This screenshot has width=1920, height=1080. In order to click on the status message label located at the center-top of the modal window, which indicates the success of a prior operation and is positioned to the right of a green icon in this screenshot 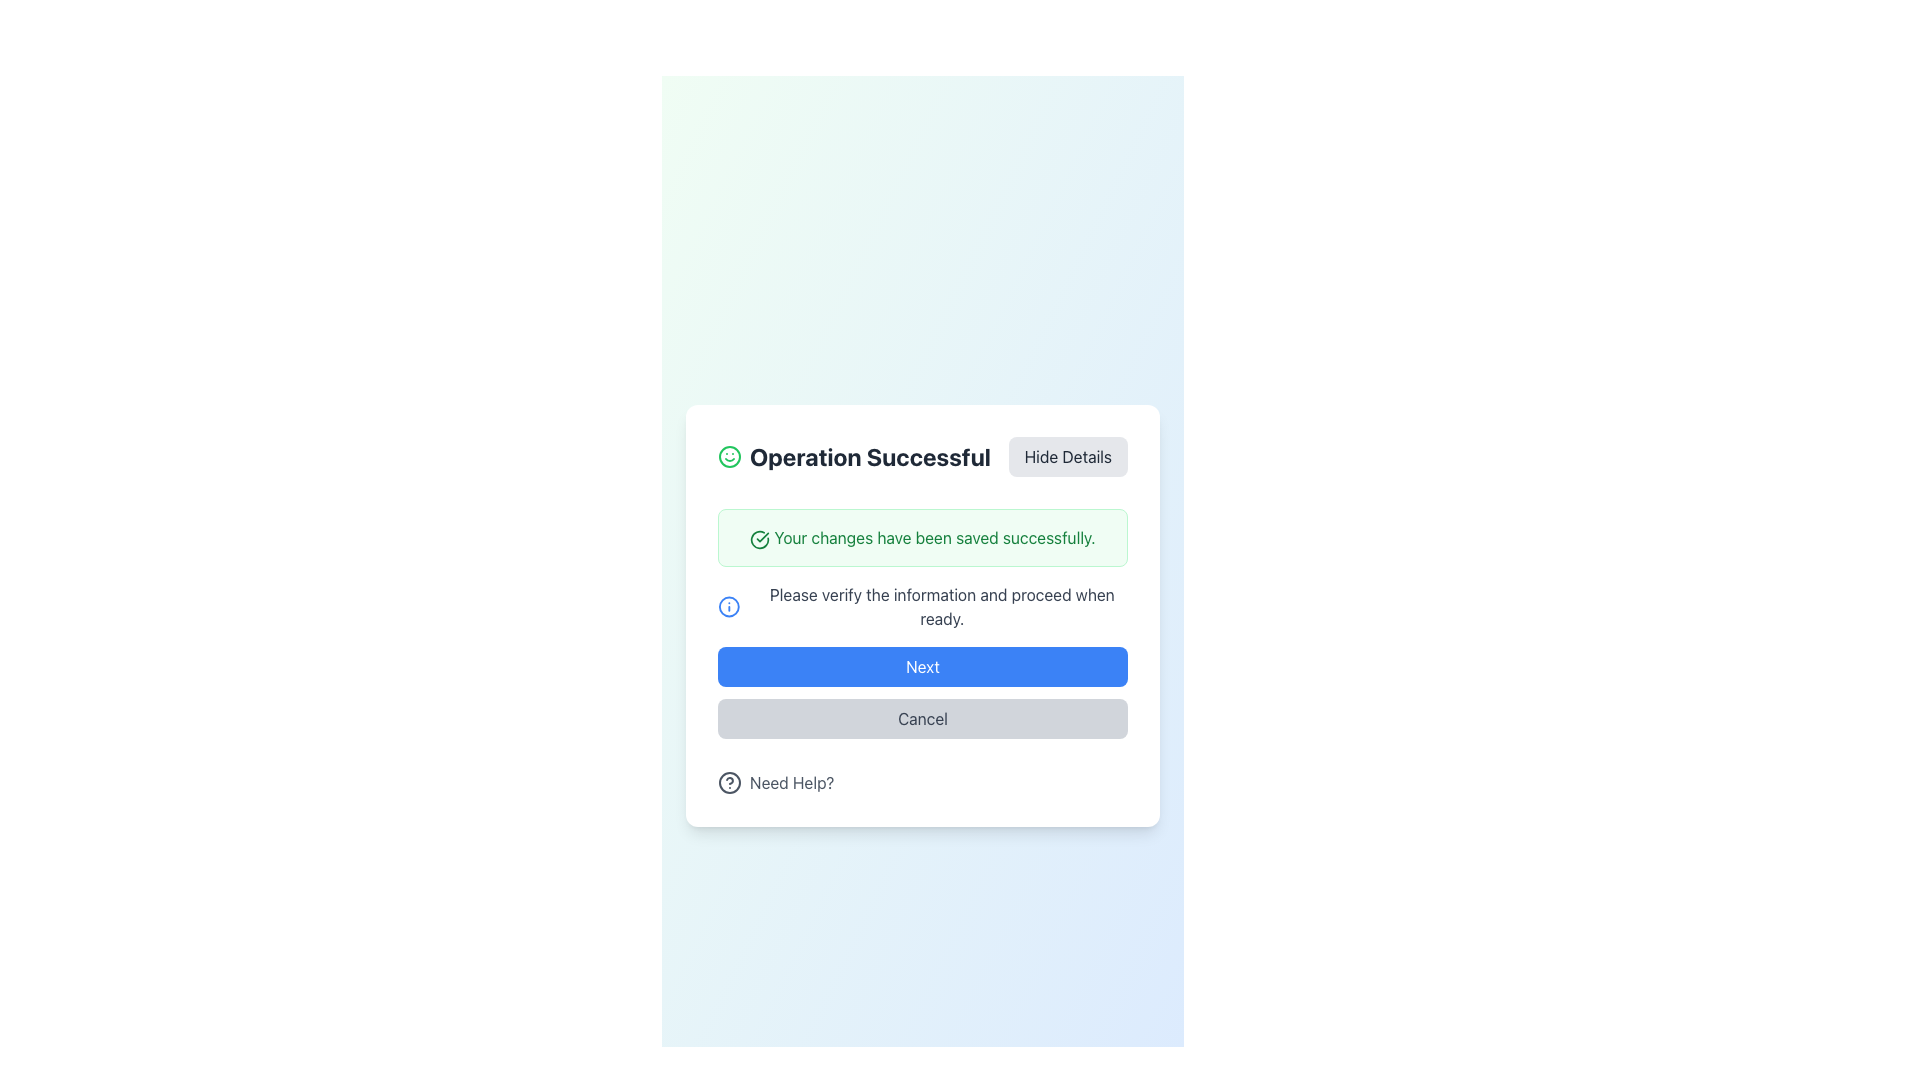, I will do `click(870, 456)`.